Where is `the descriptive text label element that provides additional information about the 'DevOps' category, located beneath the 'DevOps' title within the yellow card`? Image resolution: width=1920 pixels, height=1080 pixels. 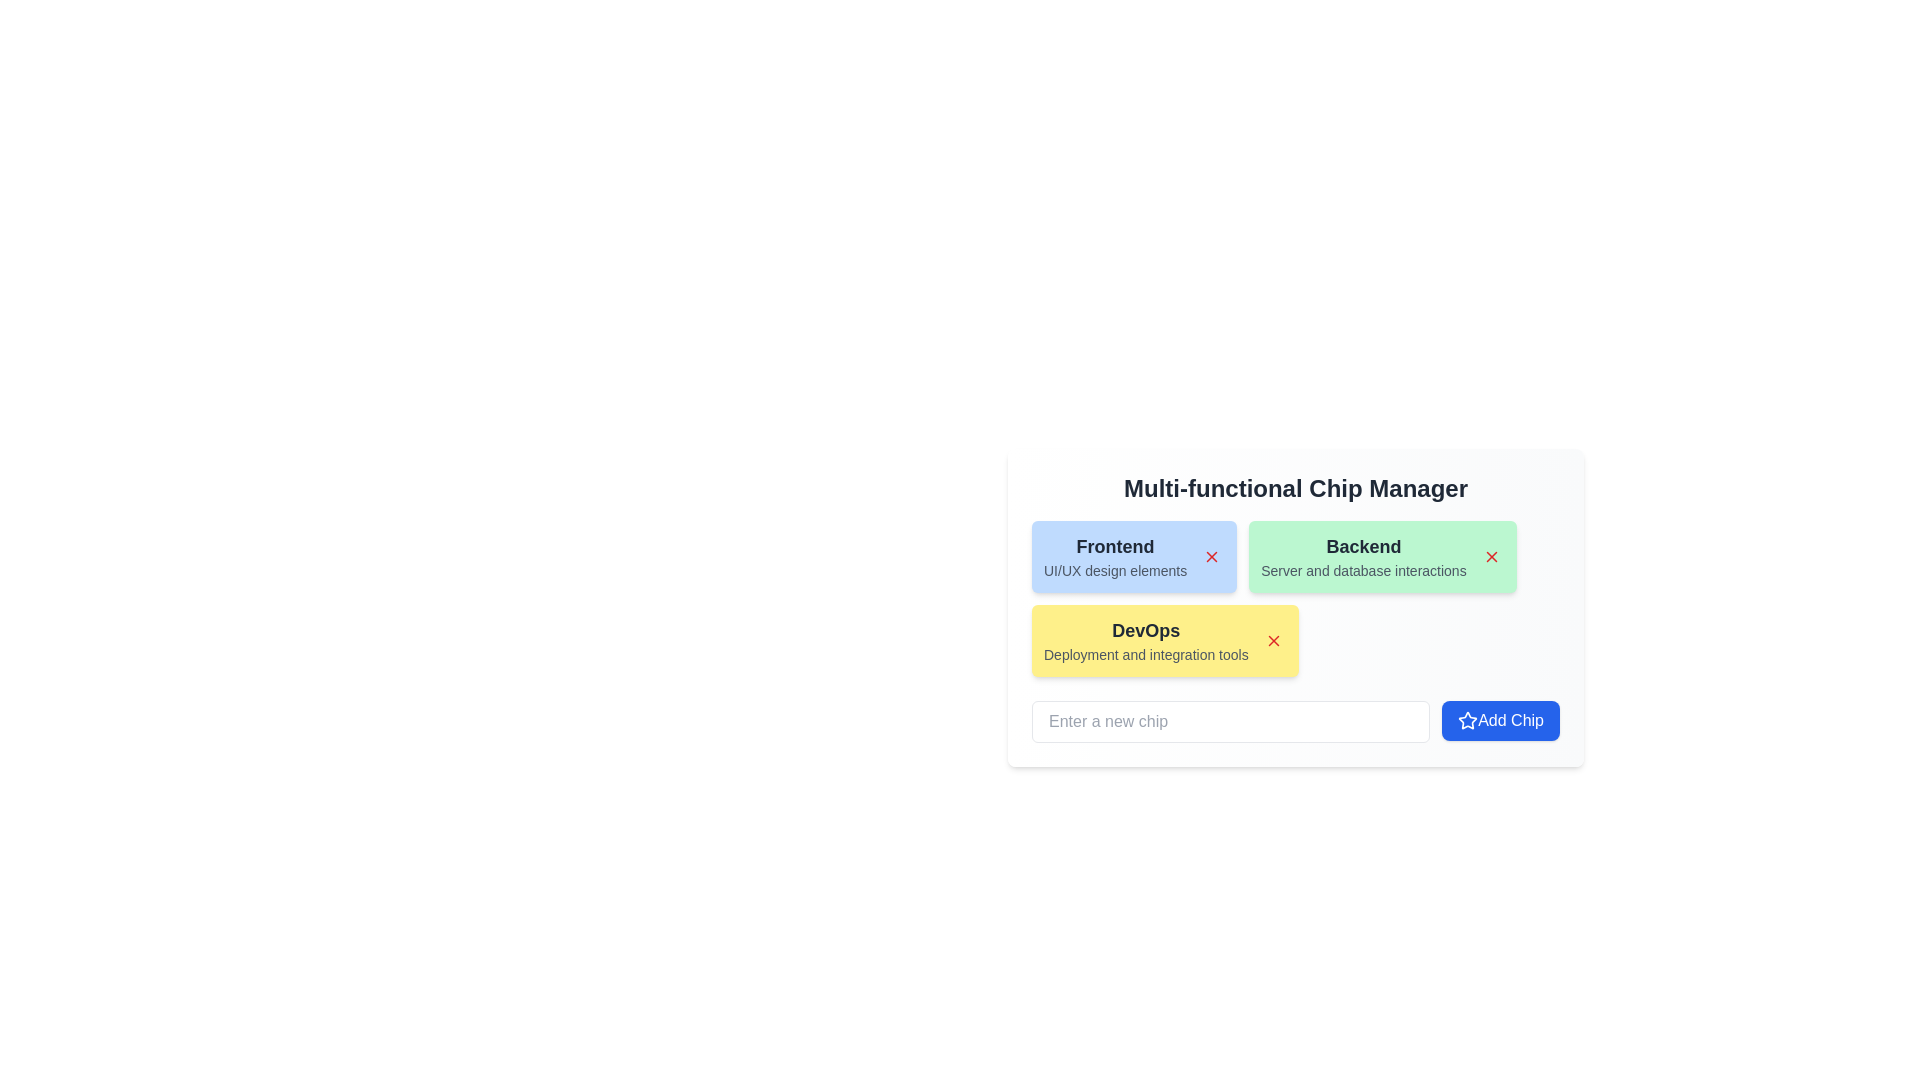
the descriptive text label element that provides additional information about the 'DevOps' category, located beneath the 'DevOps' title within the yellow card is located at coordinates (1146, 655).